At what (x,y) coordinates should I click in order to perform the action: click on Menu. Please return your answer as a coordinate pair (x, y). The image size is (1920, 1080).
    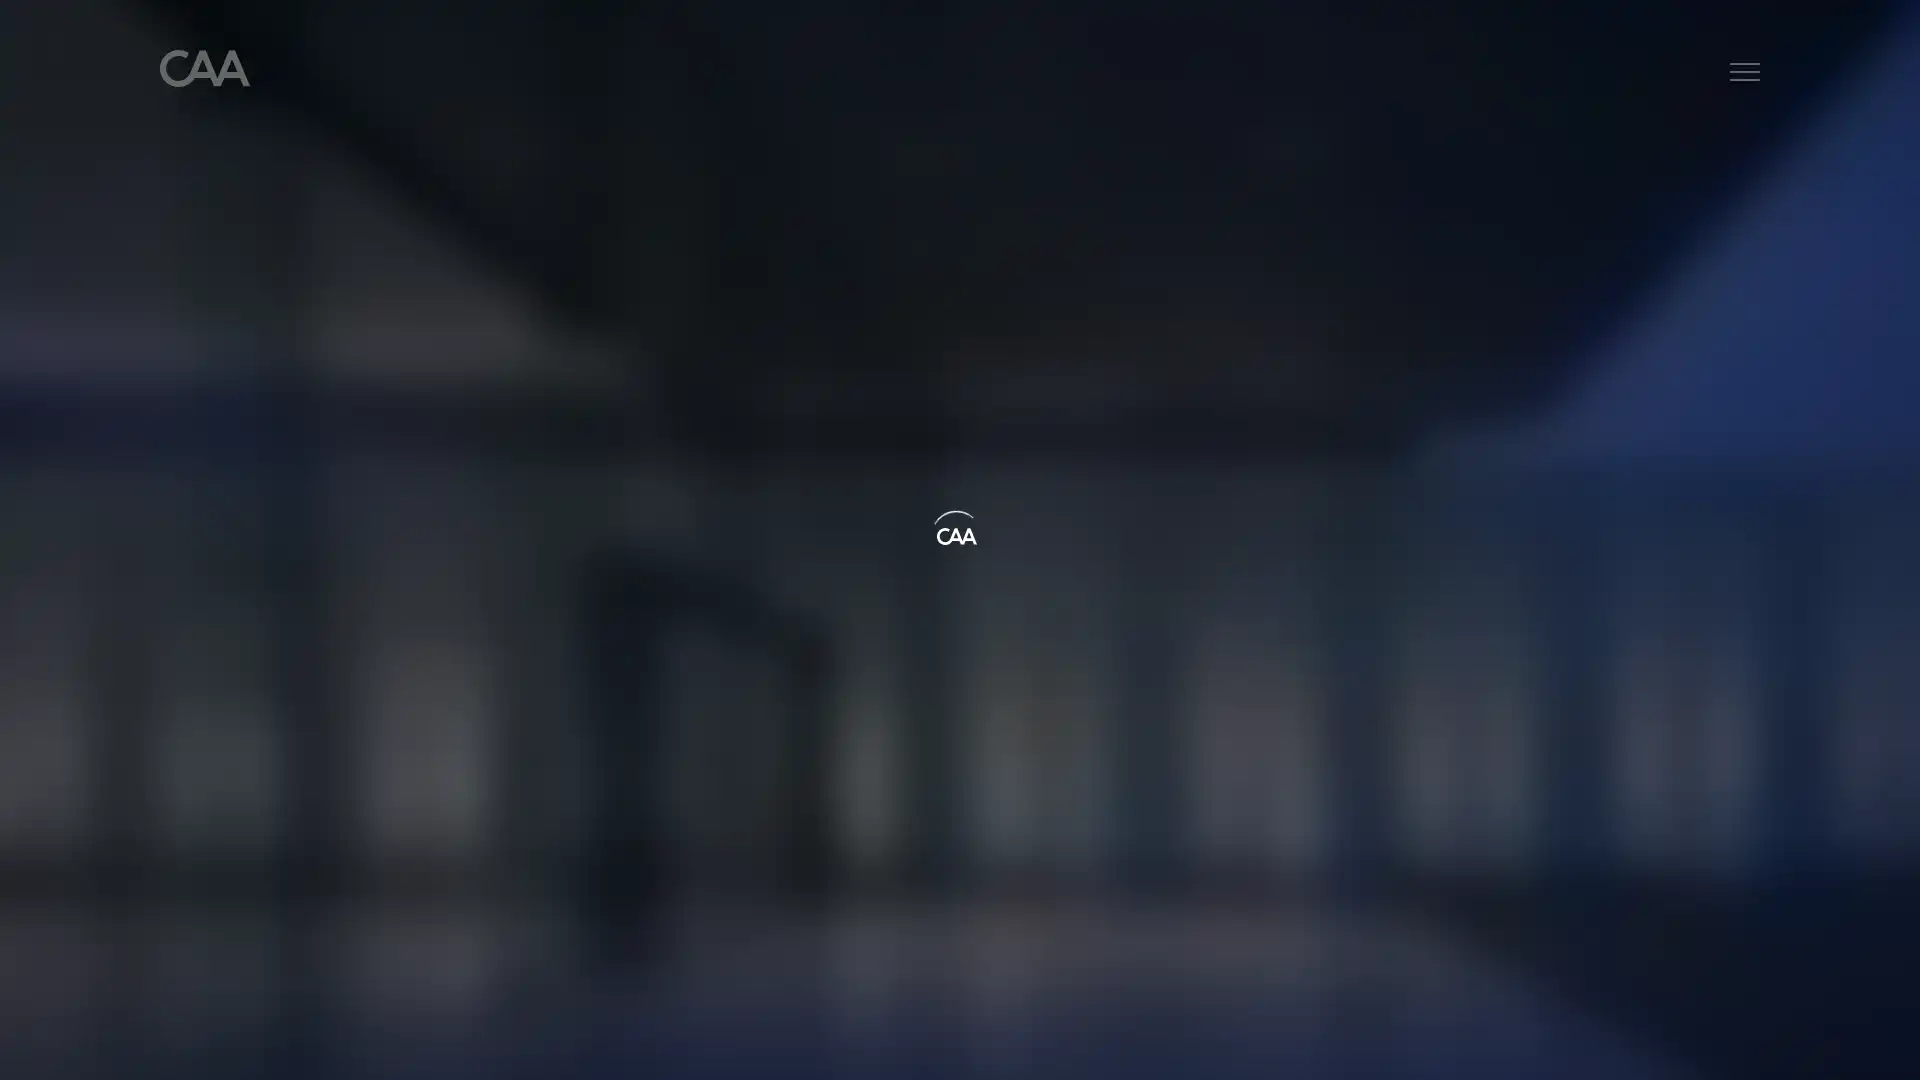
    Looking at the image, I should click on (1744, 74).